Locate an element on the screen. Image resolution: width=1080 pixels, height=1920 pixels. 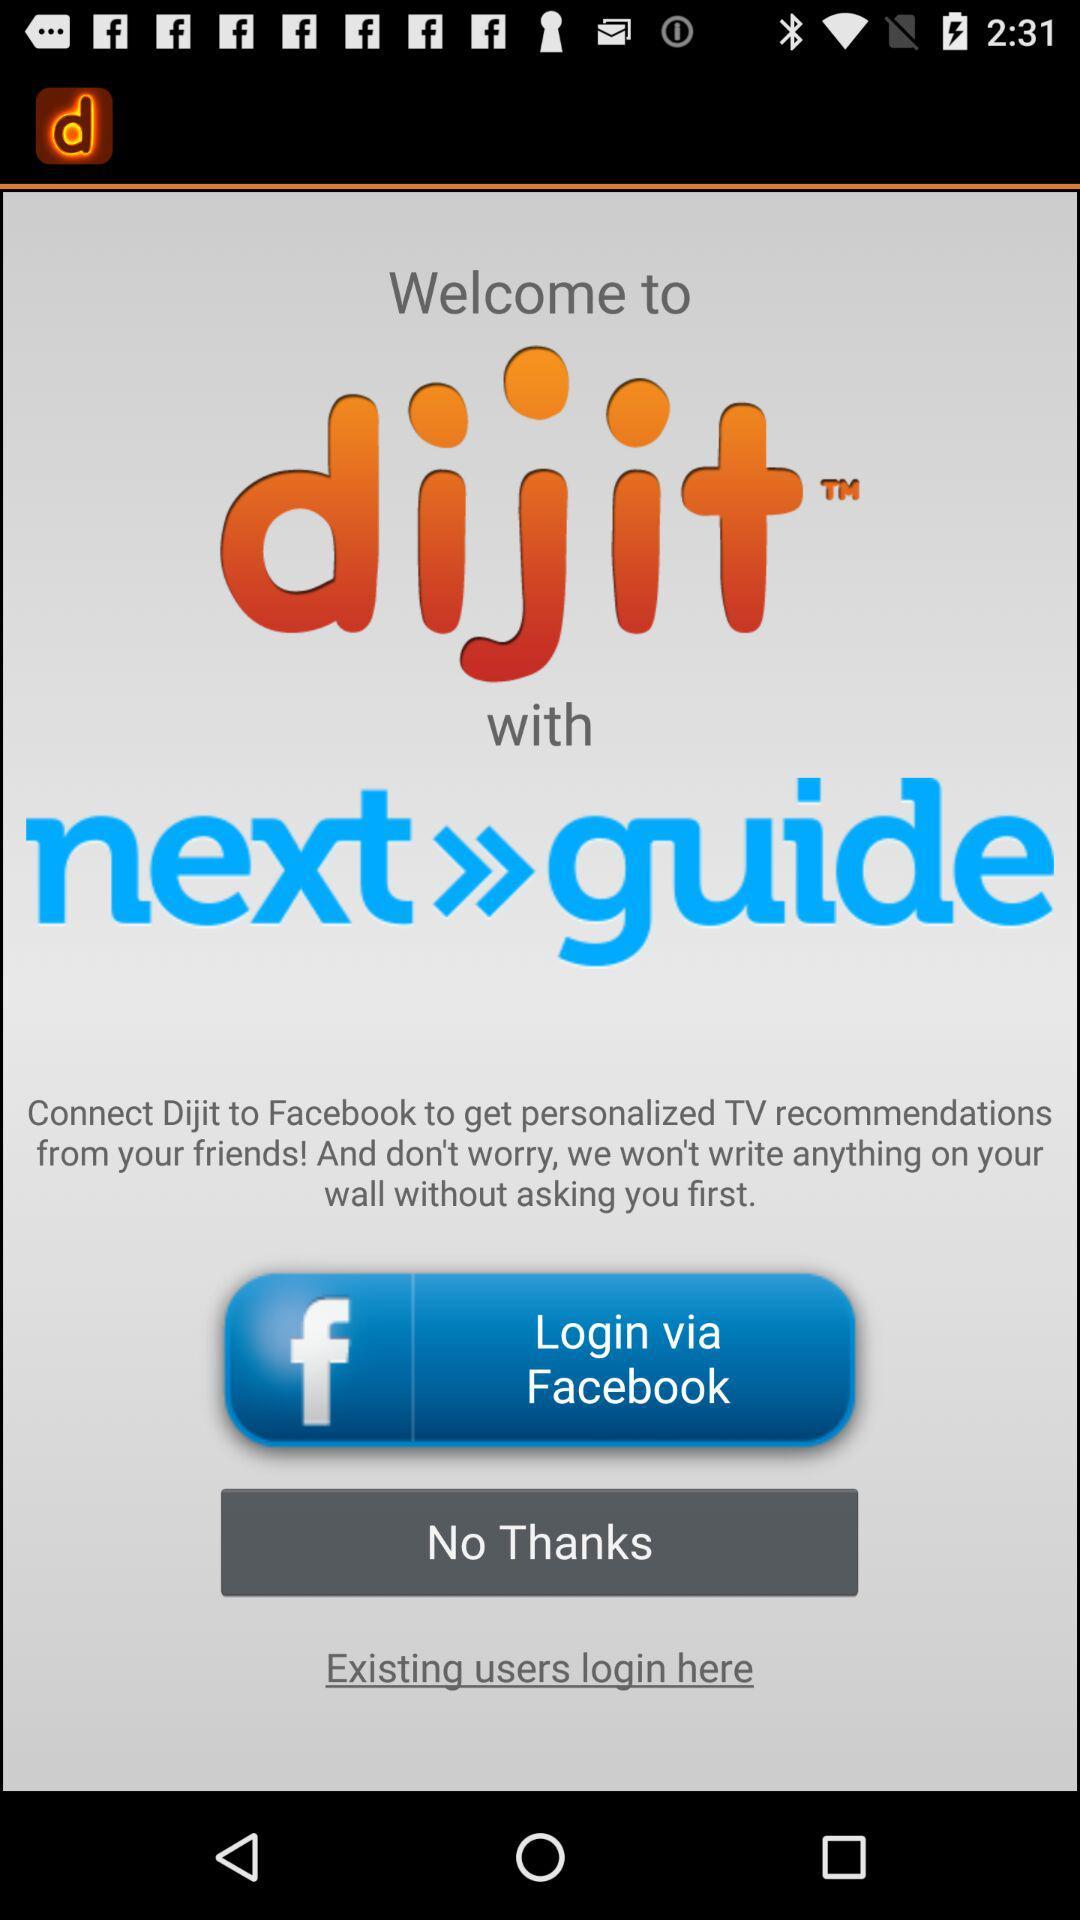
the no thanks icon is located at coordinates (538, 1540).